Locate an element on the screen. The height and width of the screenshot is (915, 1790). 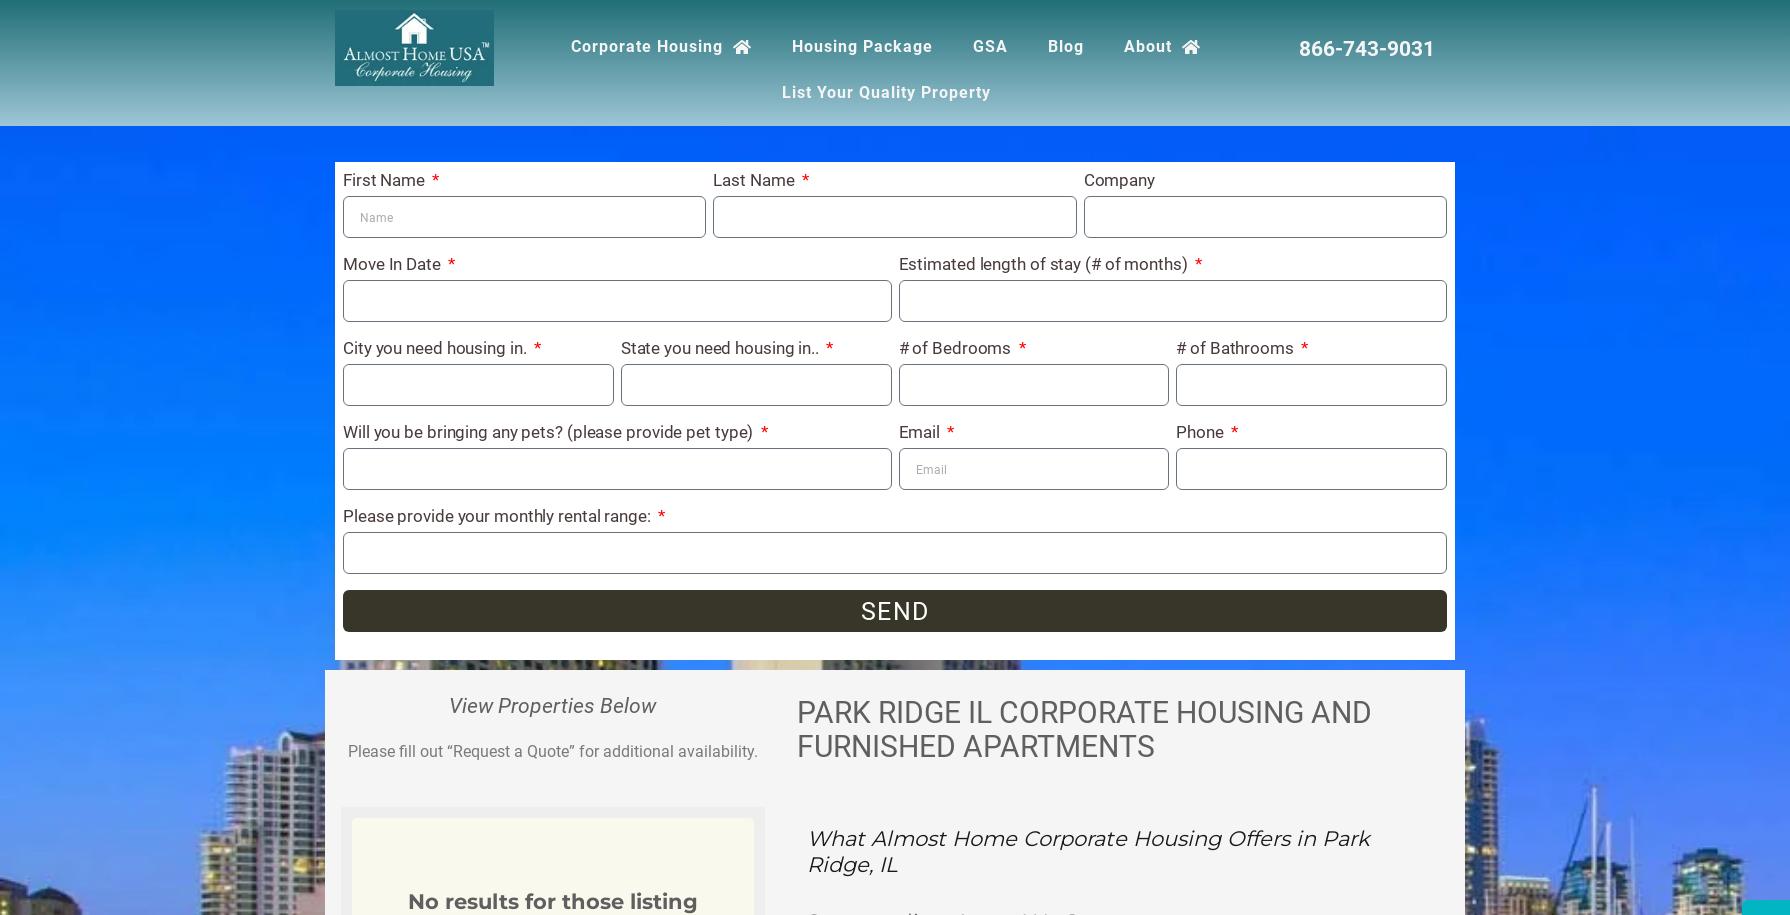
'Last Name' is located at coordinates (754, 178).